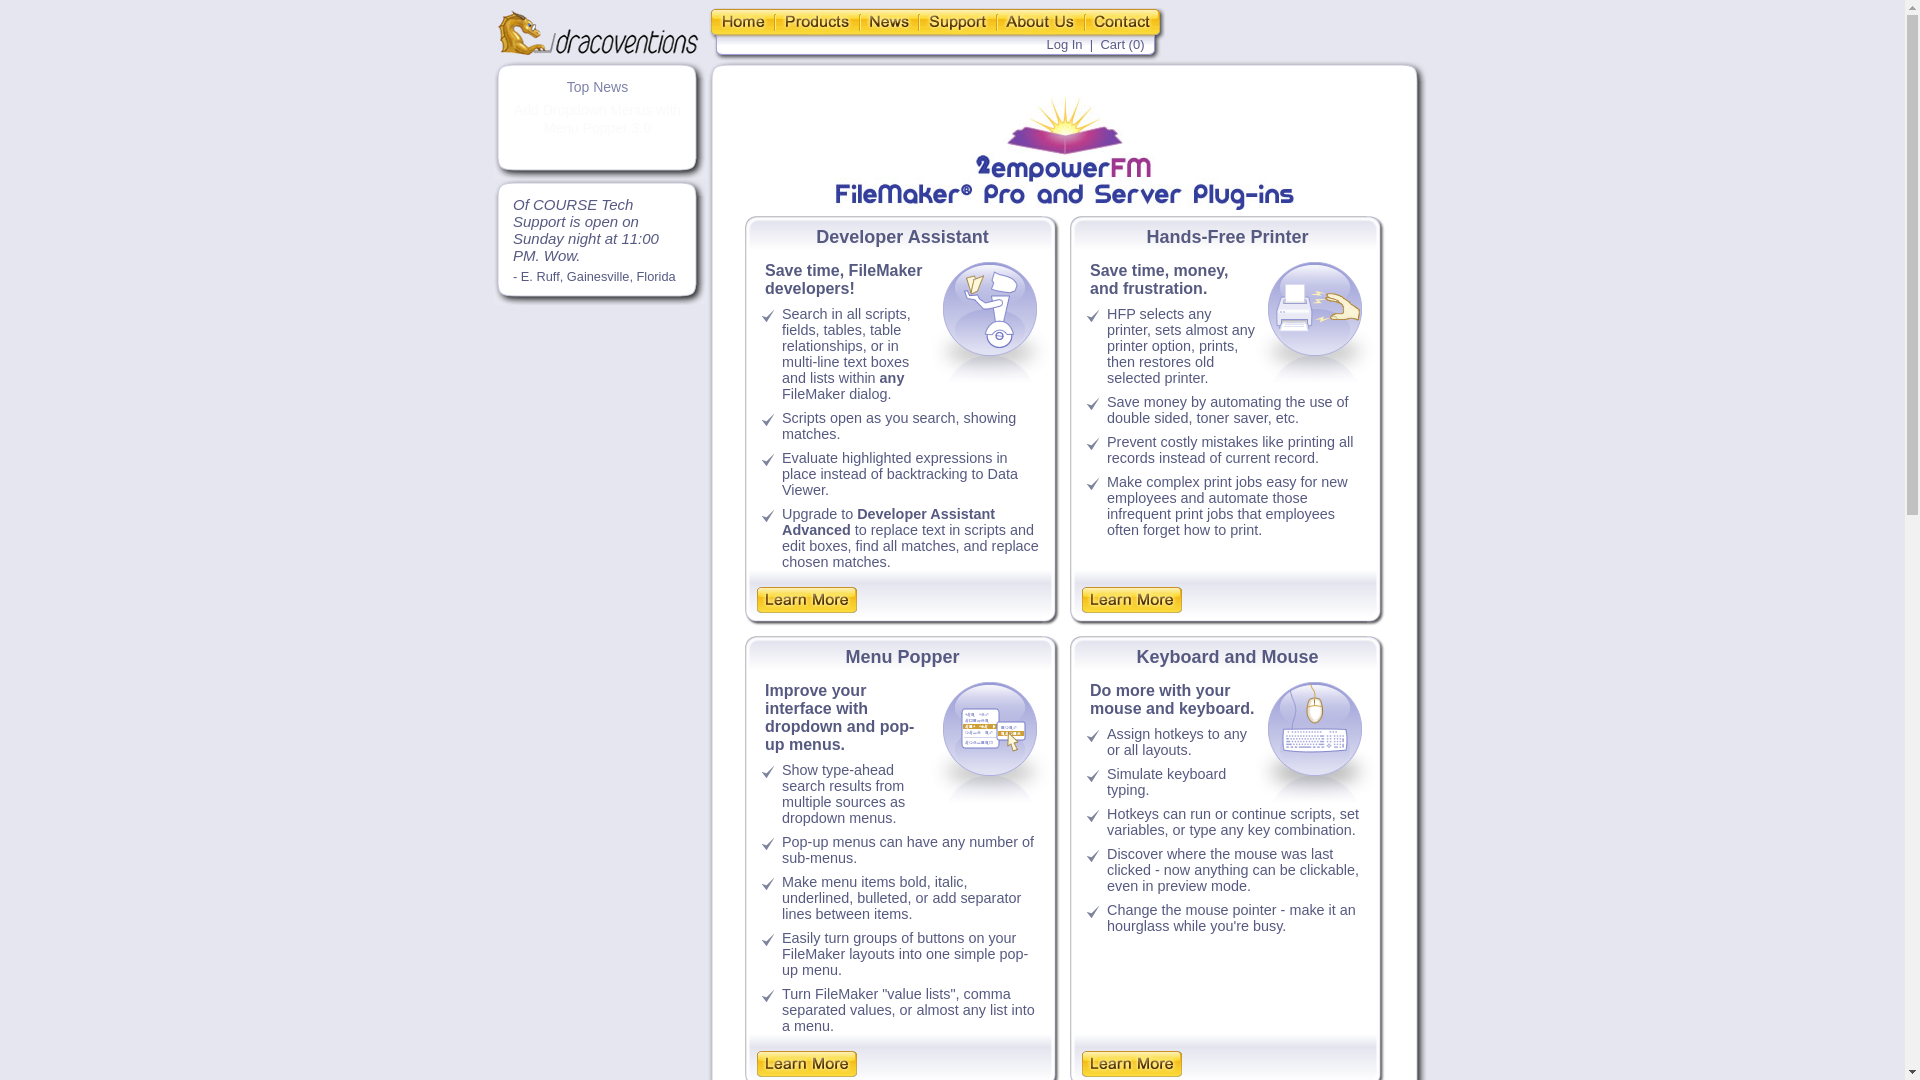 Image resolution: width=1920 pixels, height=1080 pixels. I want to click on 'Log In', so click(1063, 44).